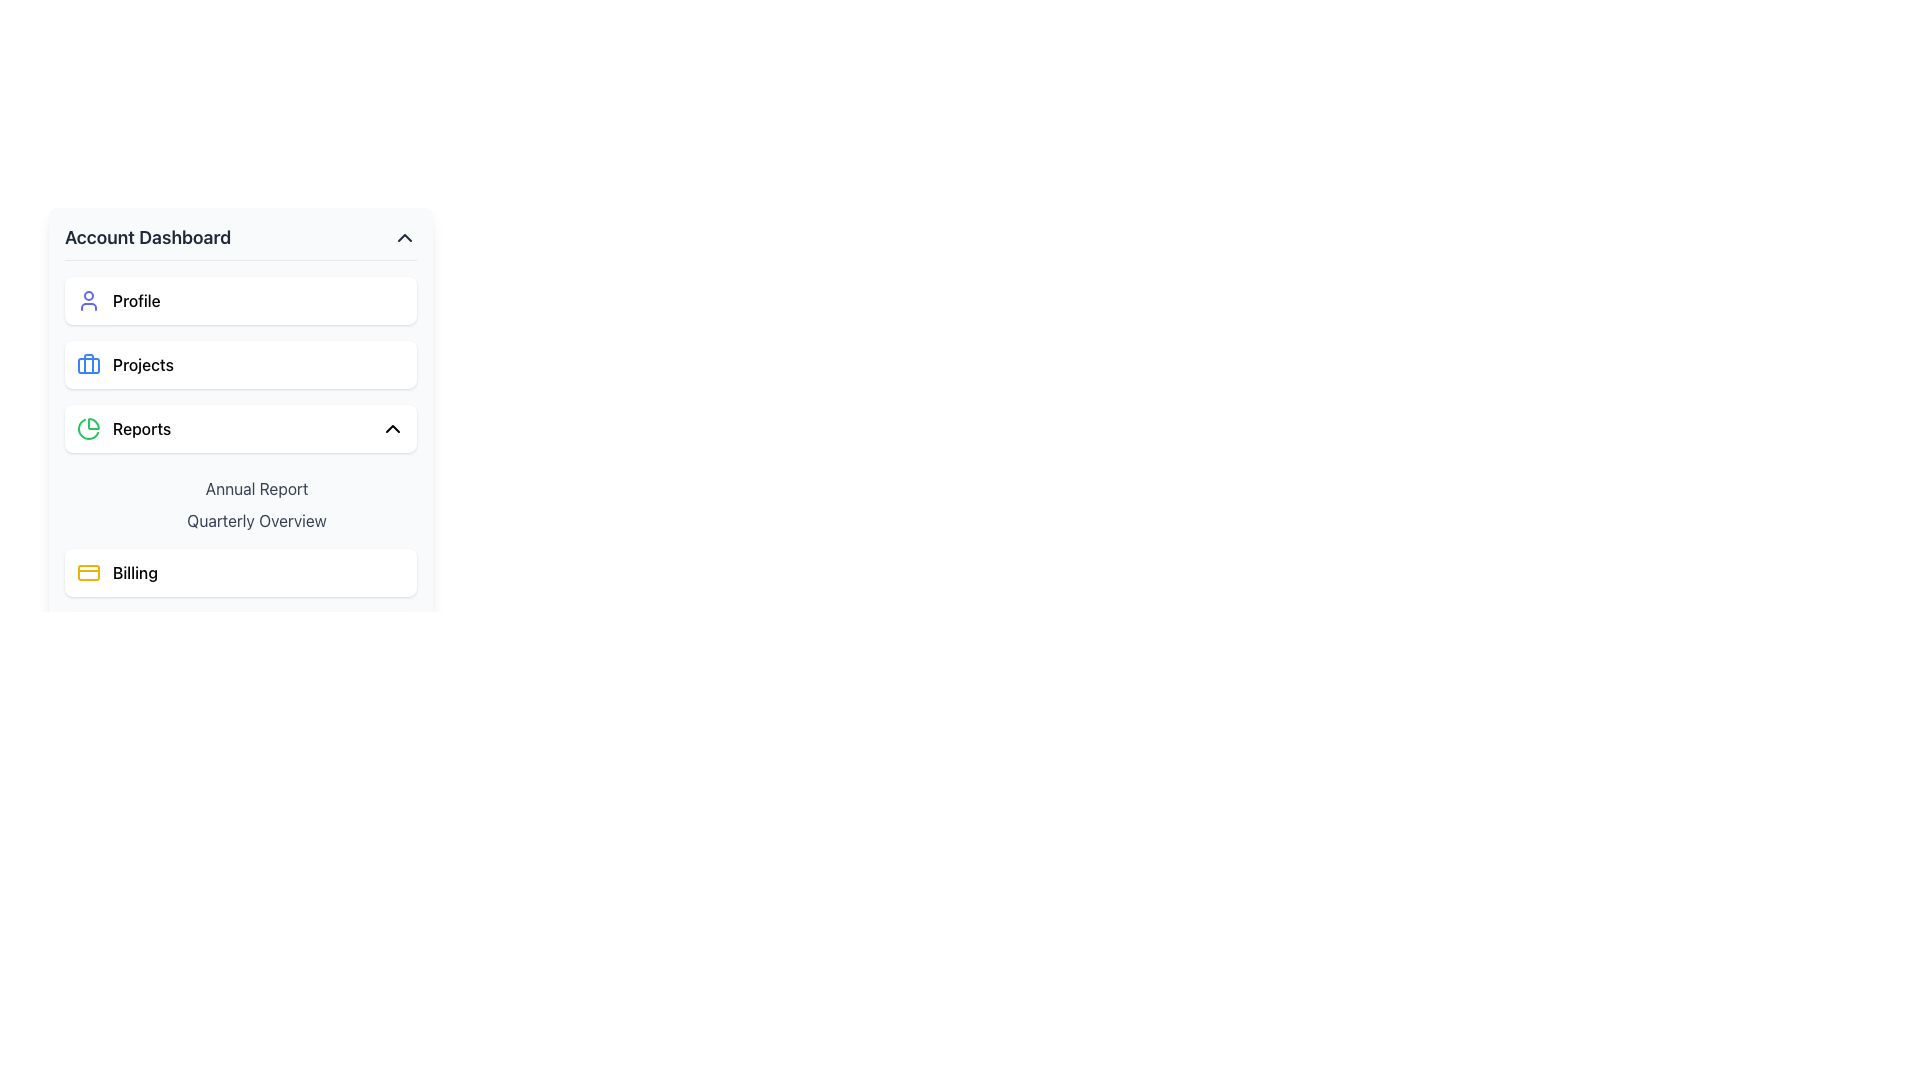  Describe the element at coordinates (393, 427) in the screenshot. I see `the upward chevron icon located on the right edge of the 'Reports' button in the vertical menu` at that location.